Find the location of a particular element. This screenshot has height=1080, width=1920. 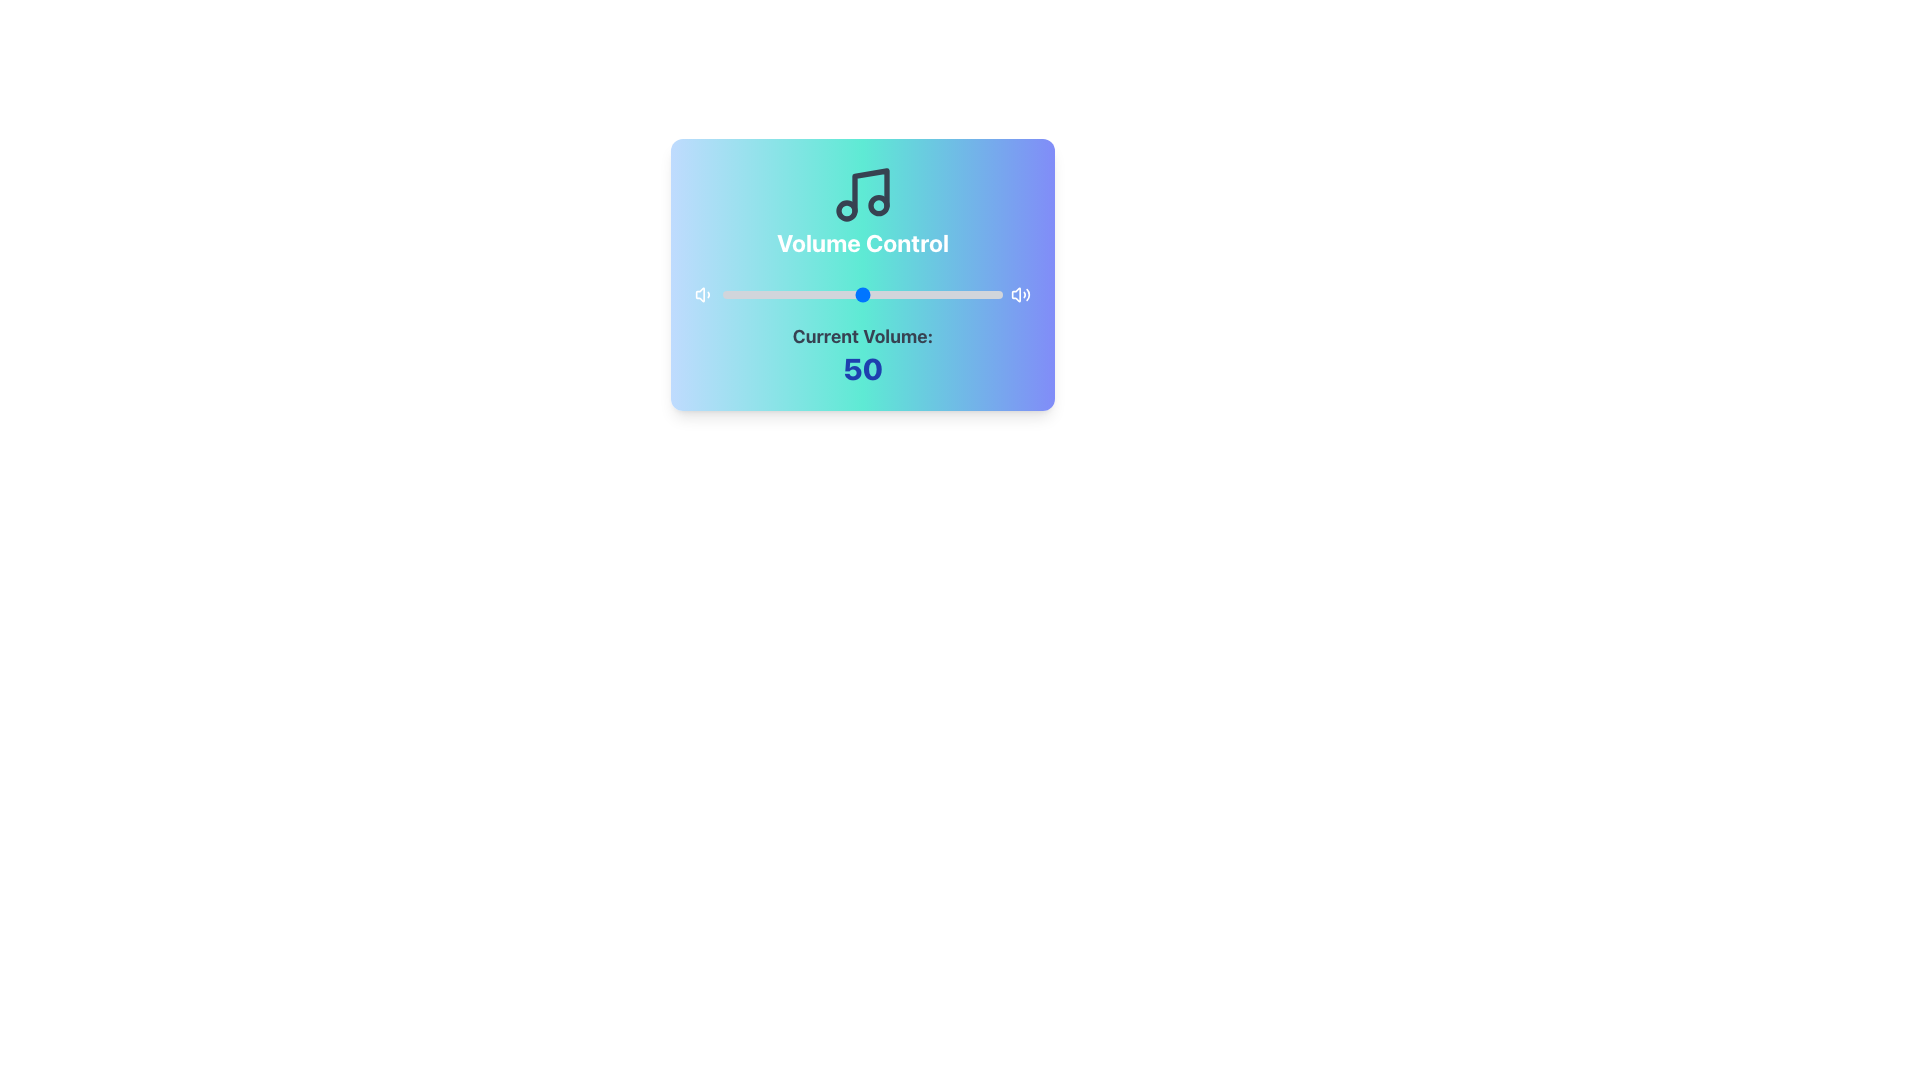

the Text Label that indicates the nature of the numerical value displayed below it, which shows the current volume level, positioned above the sibling element displaying '50' is located at coordinates (863, 335).